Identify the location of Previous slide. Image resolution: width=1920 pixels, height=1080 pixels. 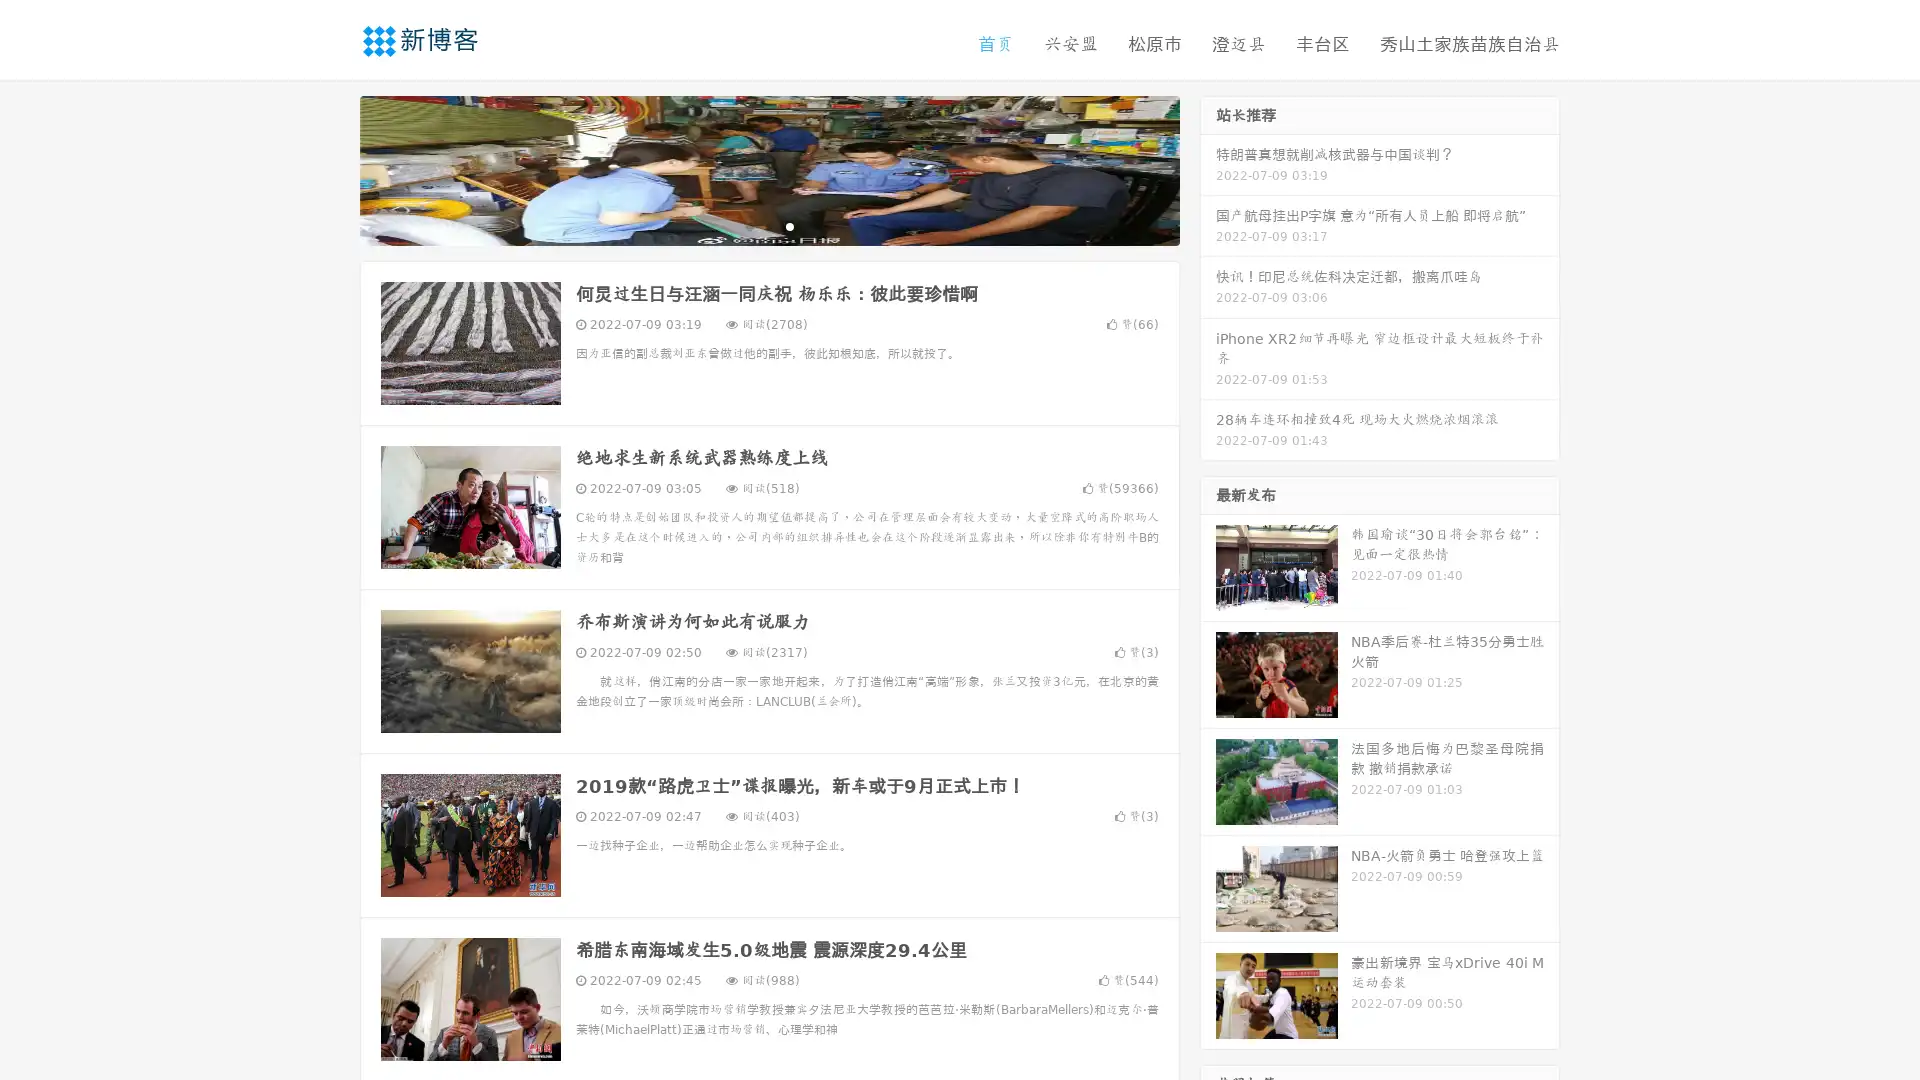
(330, 168).